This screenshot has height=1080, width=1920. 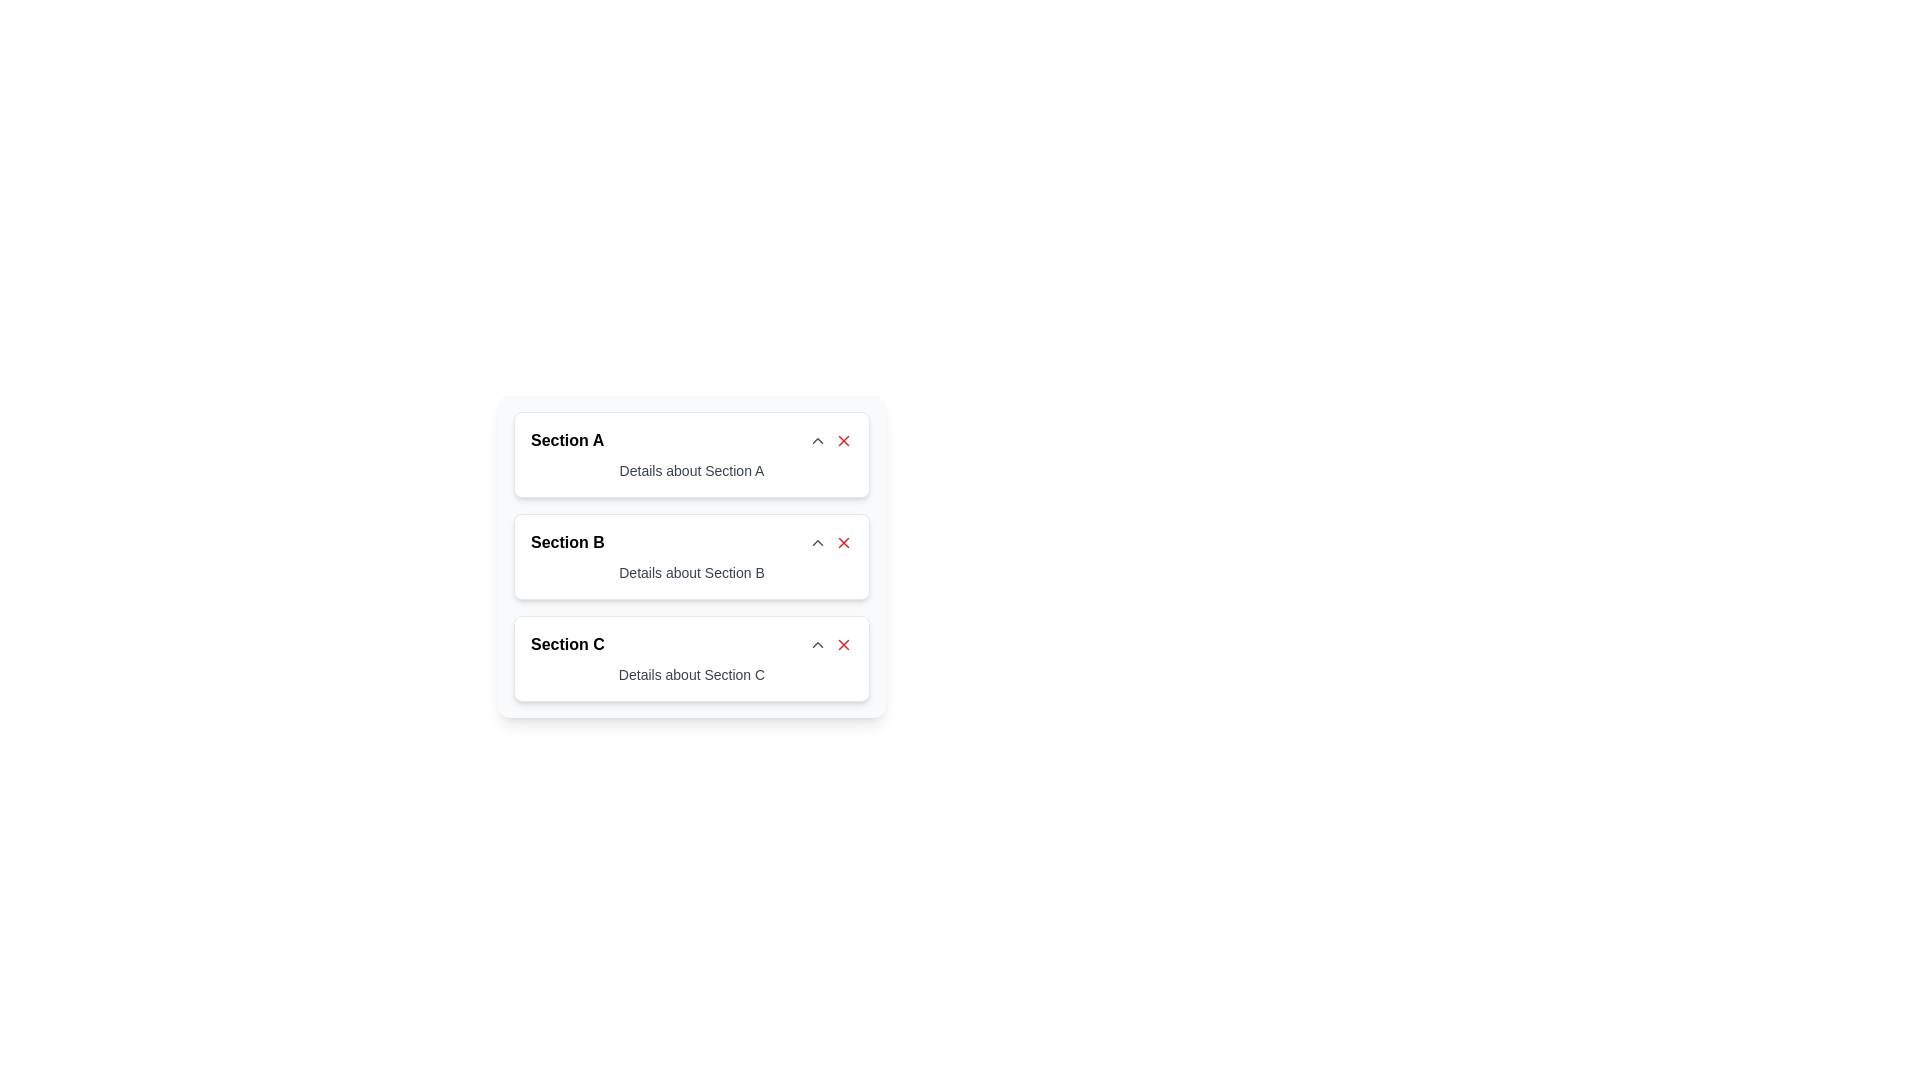 What do you see at coordinates (844, 439) in the screenshot?
I see `the red 'X' icon button` at bounding box center [844, 439].